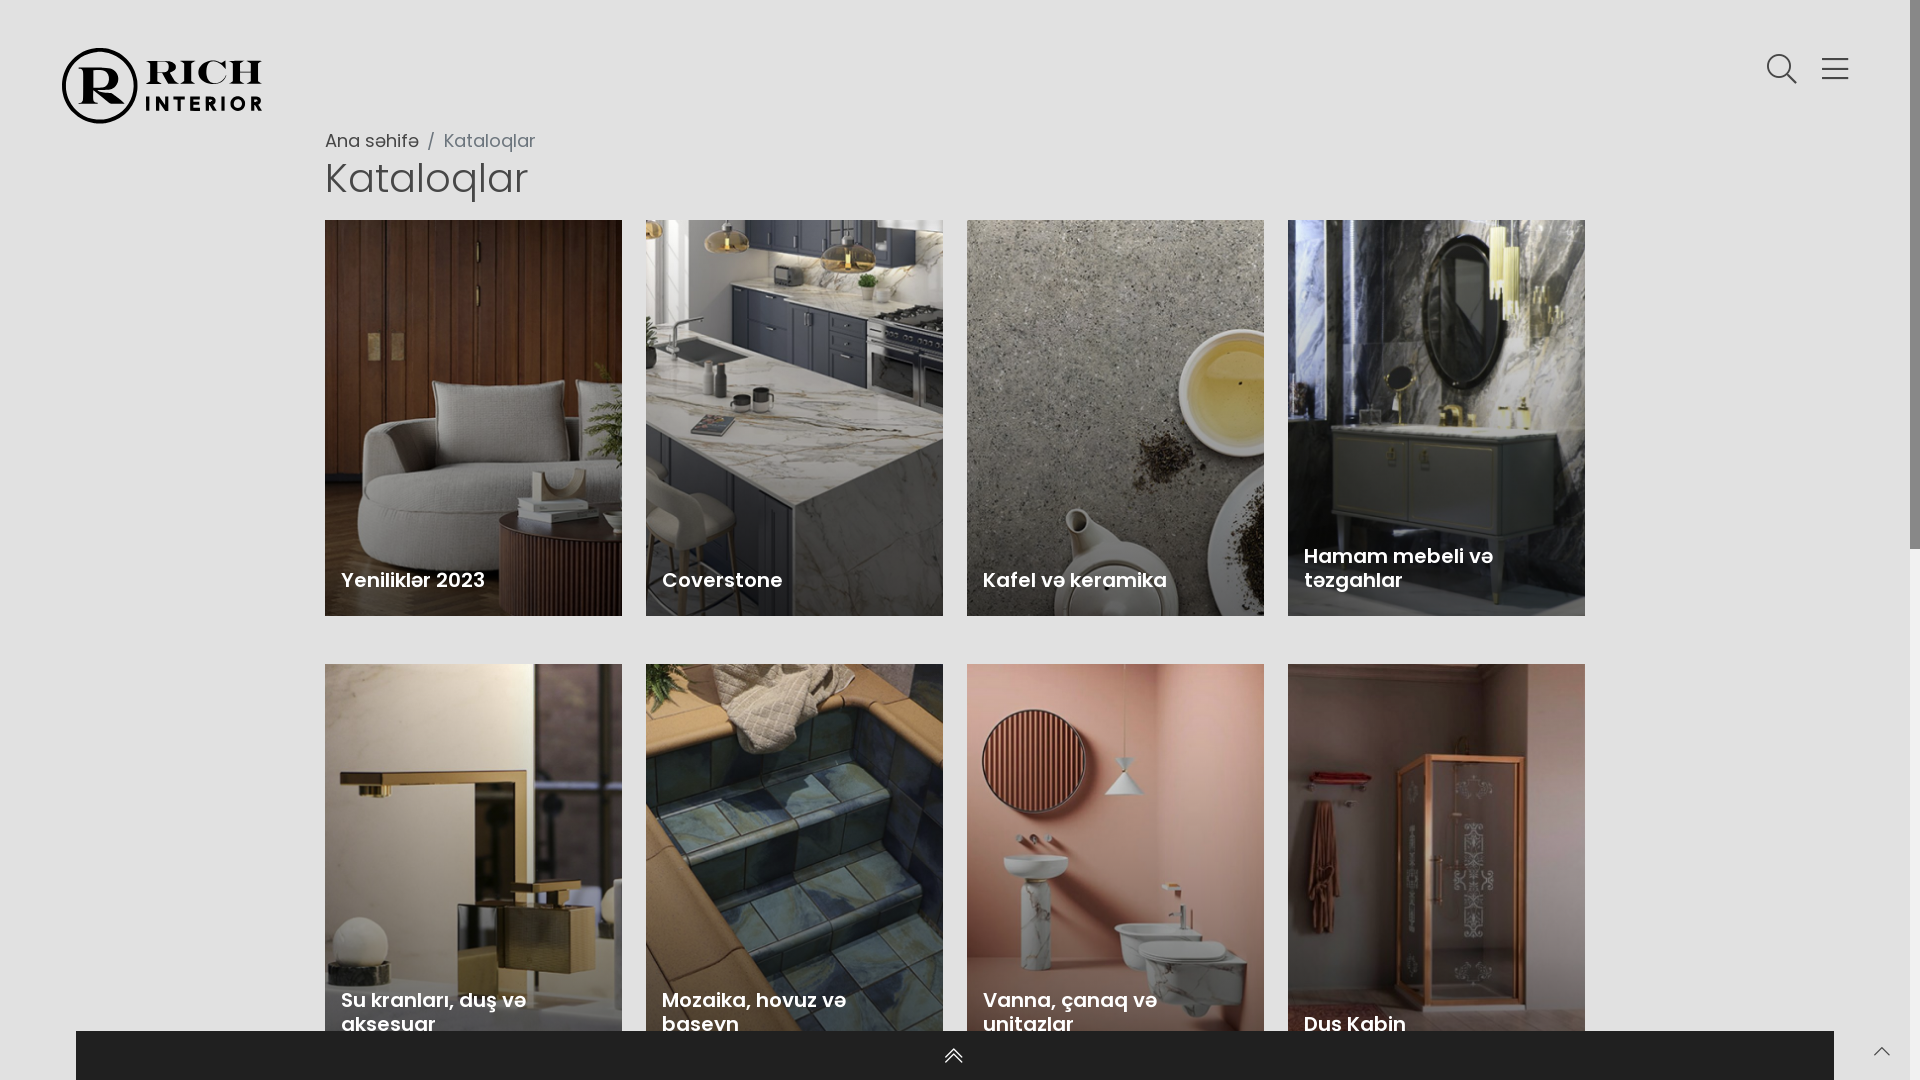 The image size is (1920, 1080). What do you see at coordinates (793, 416) in the screenshot?
I see `'Coverstone'` at bounding box center [793, 416].